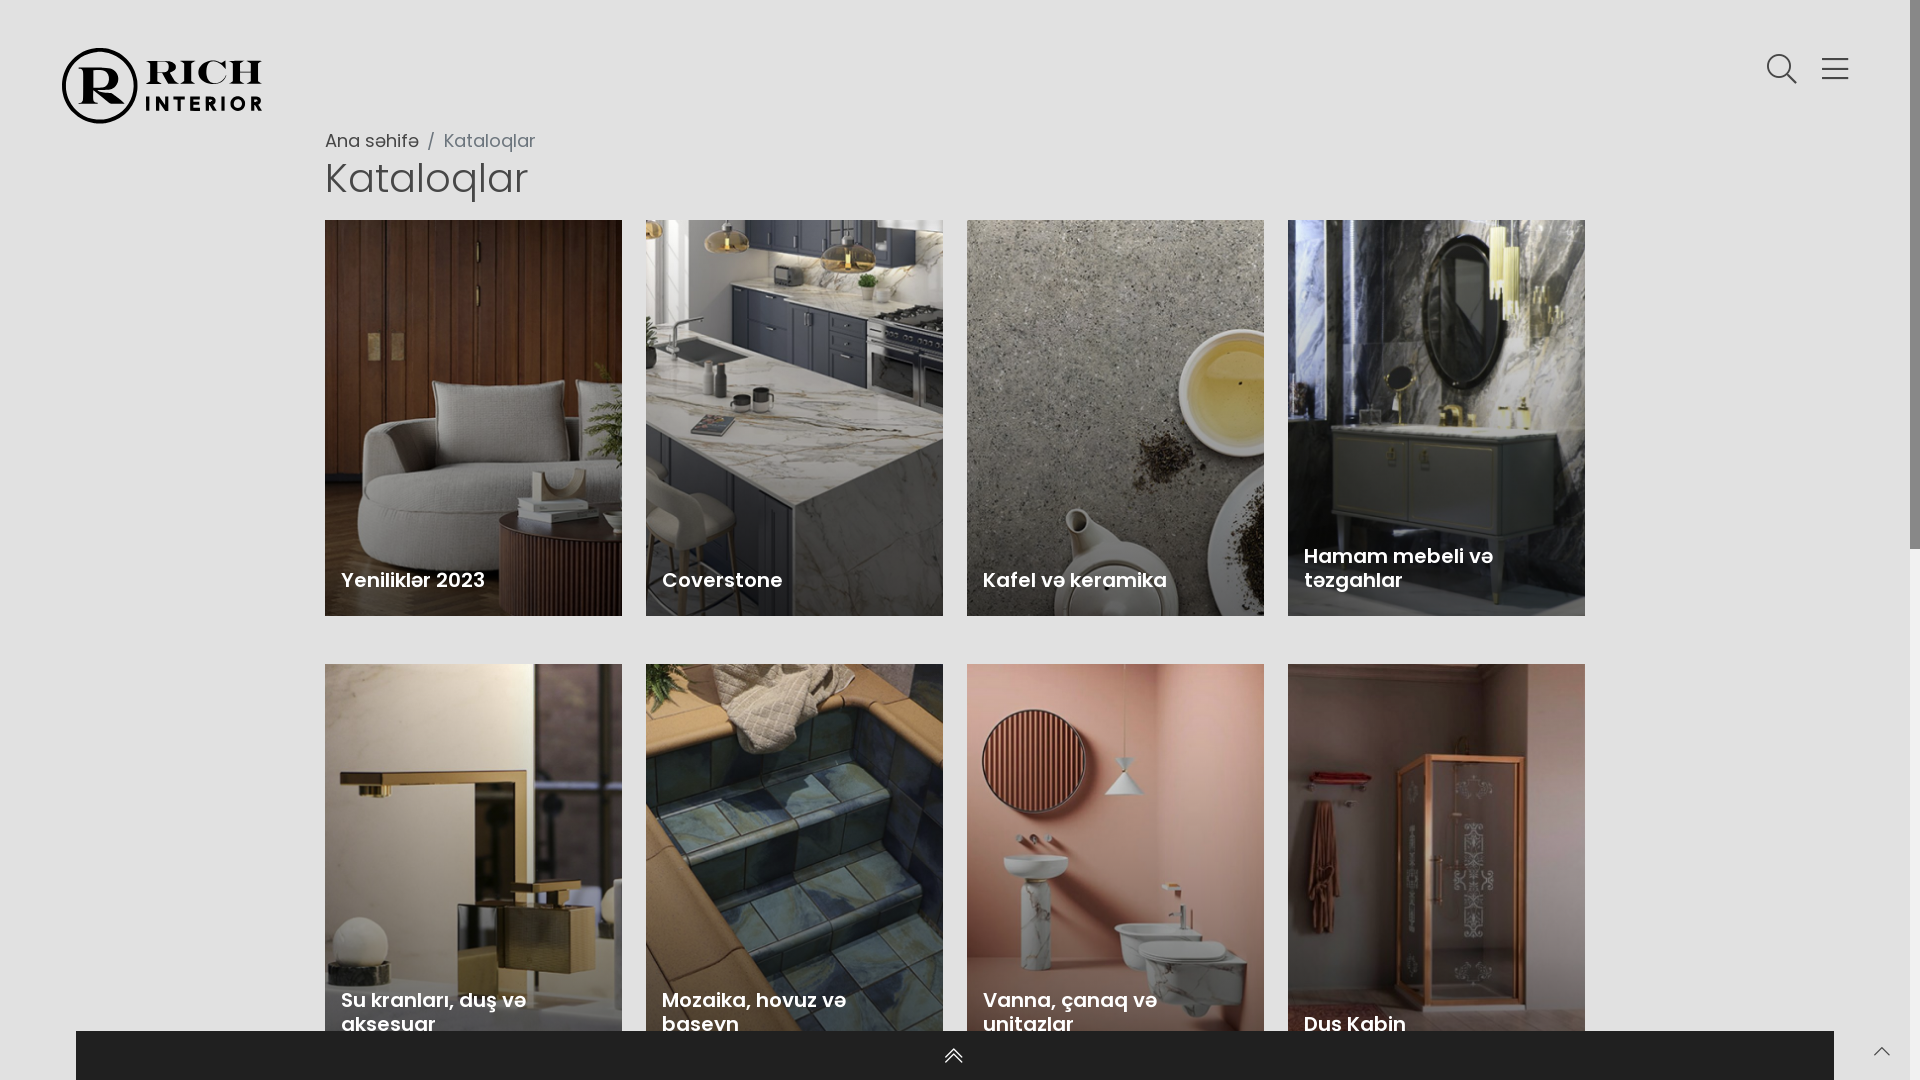 The image size is (1920, 1080). What do you see at coordinates (793, 416) in the screenshot?
I see `'Coverstone'` at bounding box center [793, 416].